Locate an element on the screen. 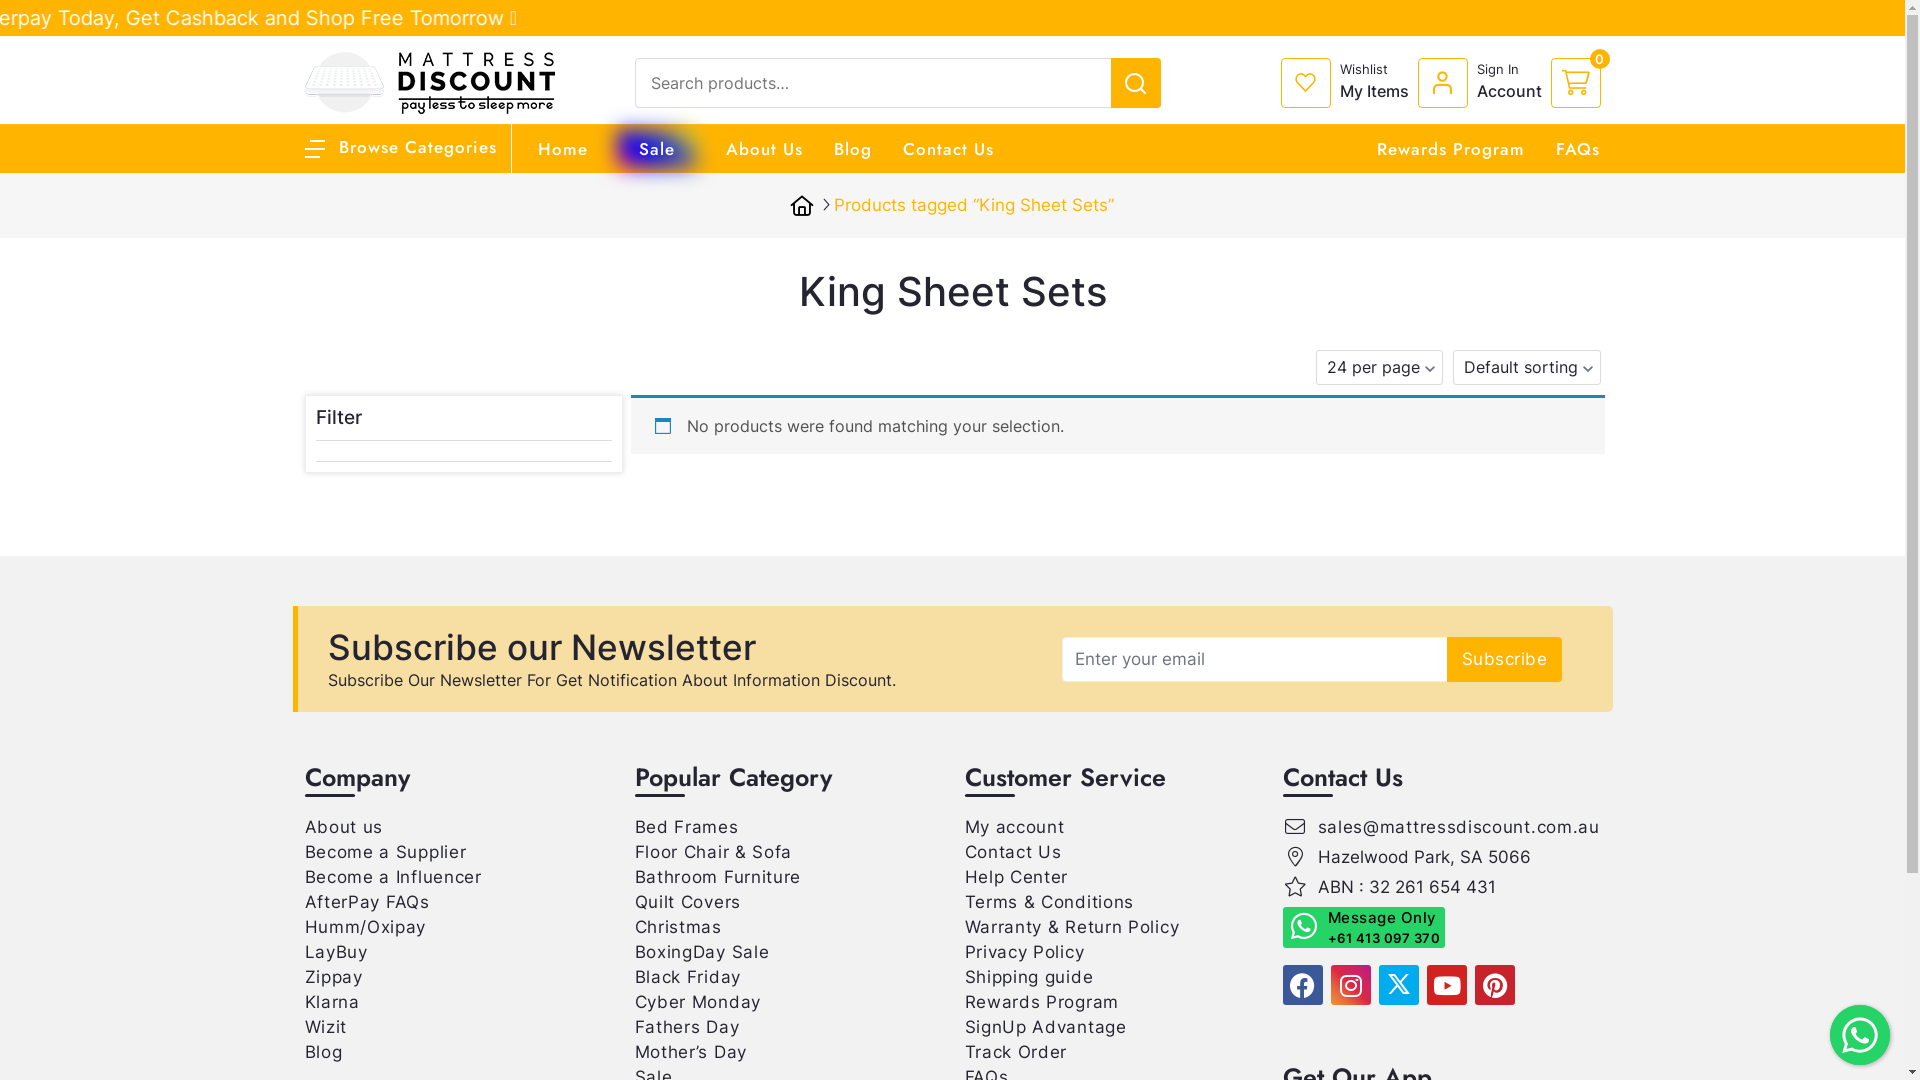  'Search' is located at coordinates (1797, 22).